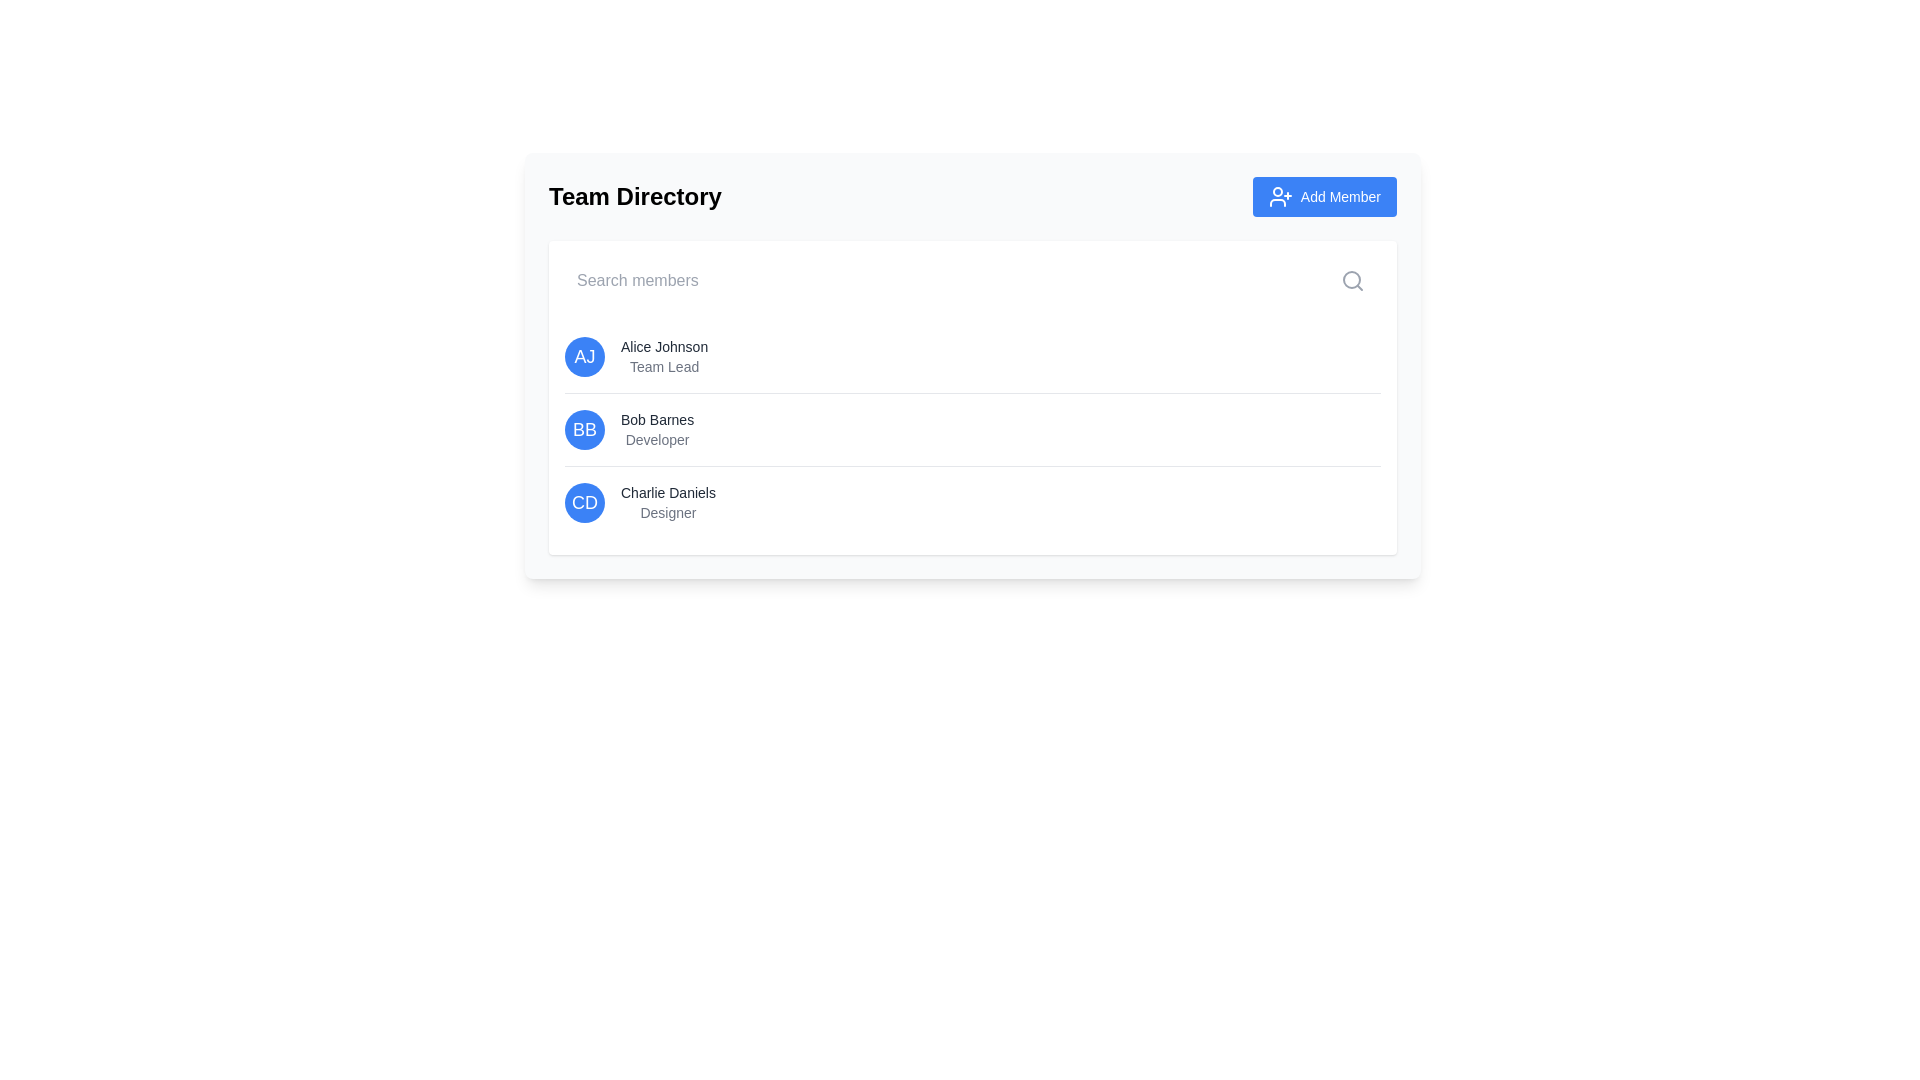 The image size is (1920, 1080). What do you see at coordinates (664, 366) in the screenshot?
I see `the text label displaying 'Team Lead', which is styled in gray and located below 'Alice Johnson'` at bounding box center [664, 366].